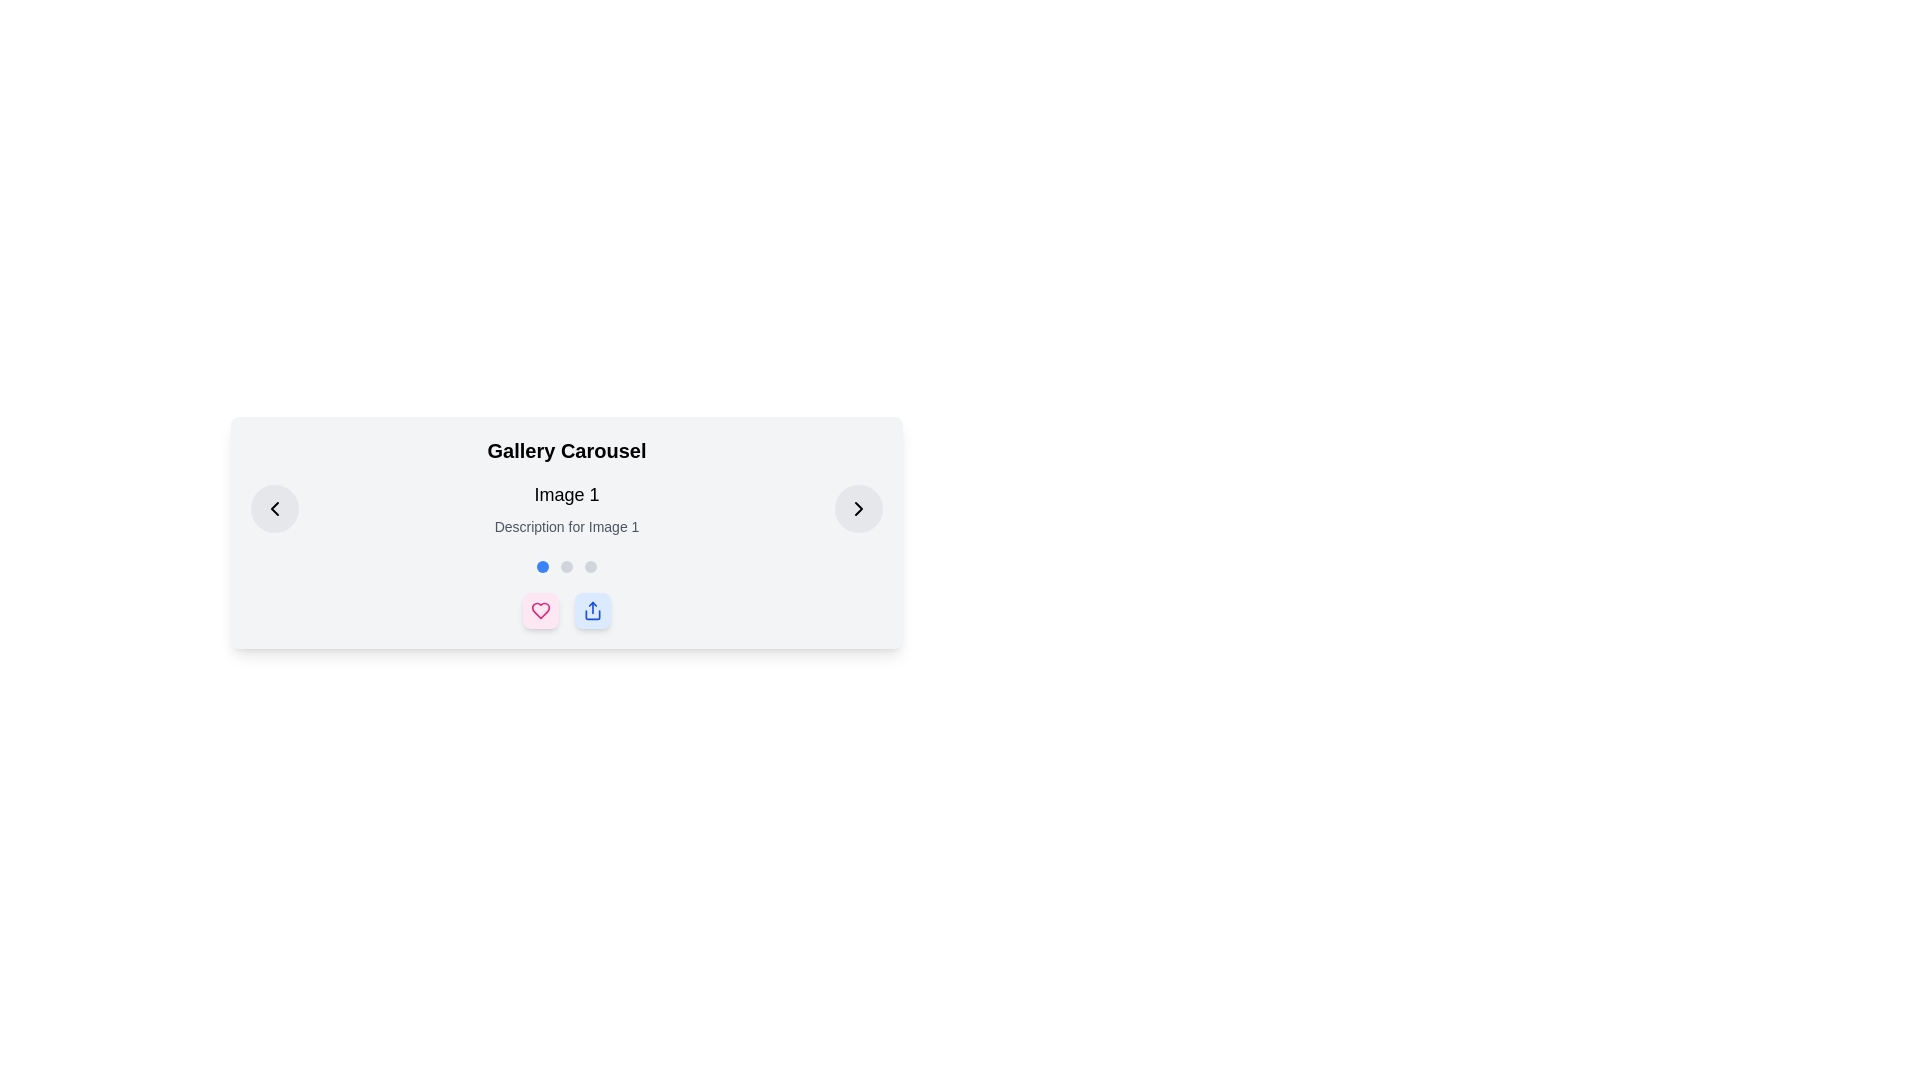  What do you see at coordinates (273, 508) in the screenshot?
I see `the button containing the previous chevron icon for keyboard navigation in the Gallery Carousel interface` at bounding box center [273, 508].